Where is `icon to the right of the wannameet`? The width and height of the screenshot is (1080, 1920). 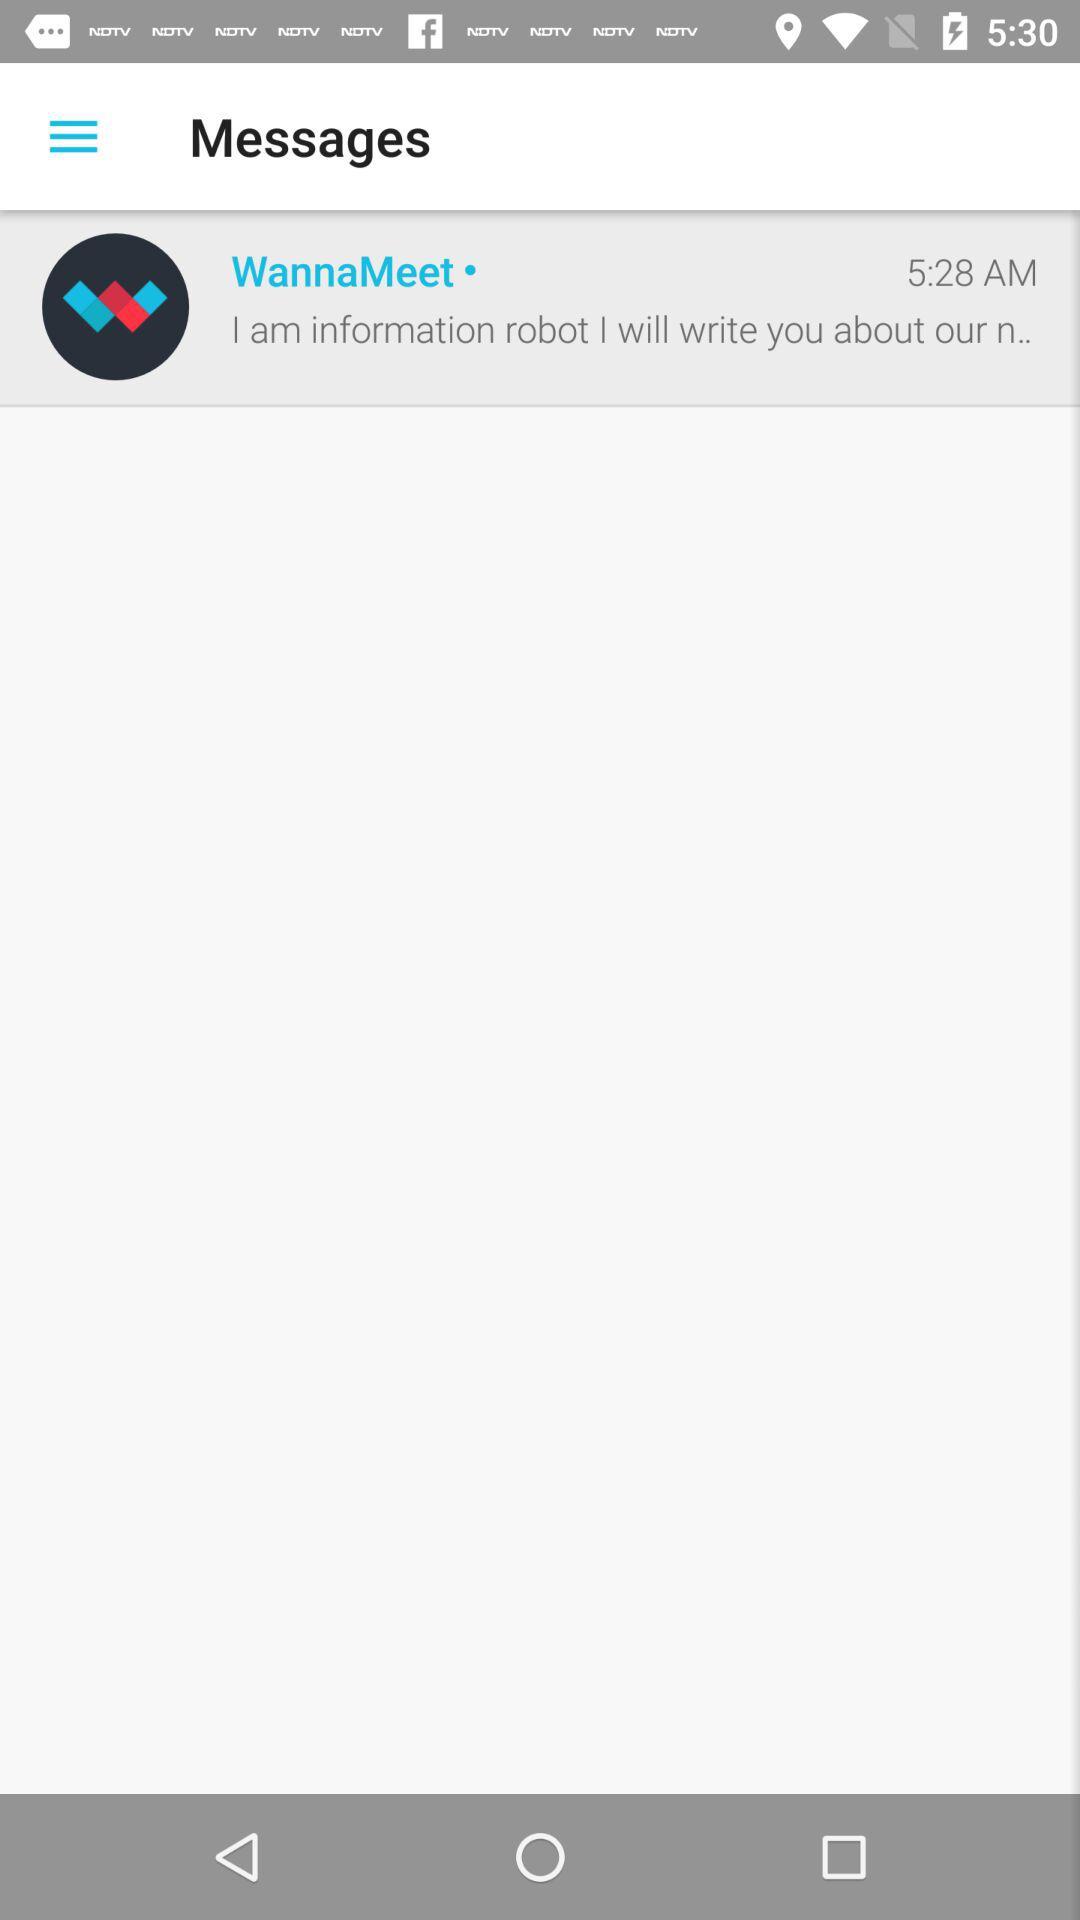
icon to the right of the wannameet is located at coordinates (971, 270).